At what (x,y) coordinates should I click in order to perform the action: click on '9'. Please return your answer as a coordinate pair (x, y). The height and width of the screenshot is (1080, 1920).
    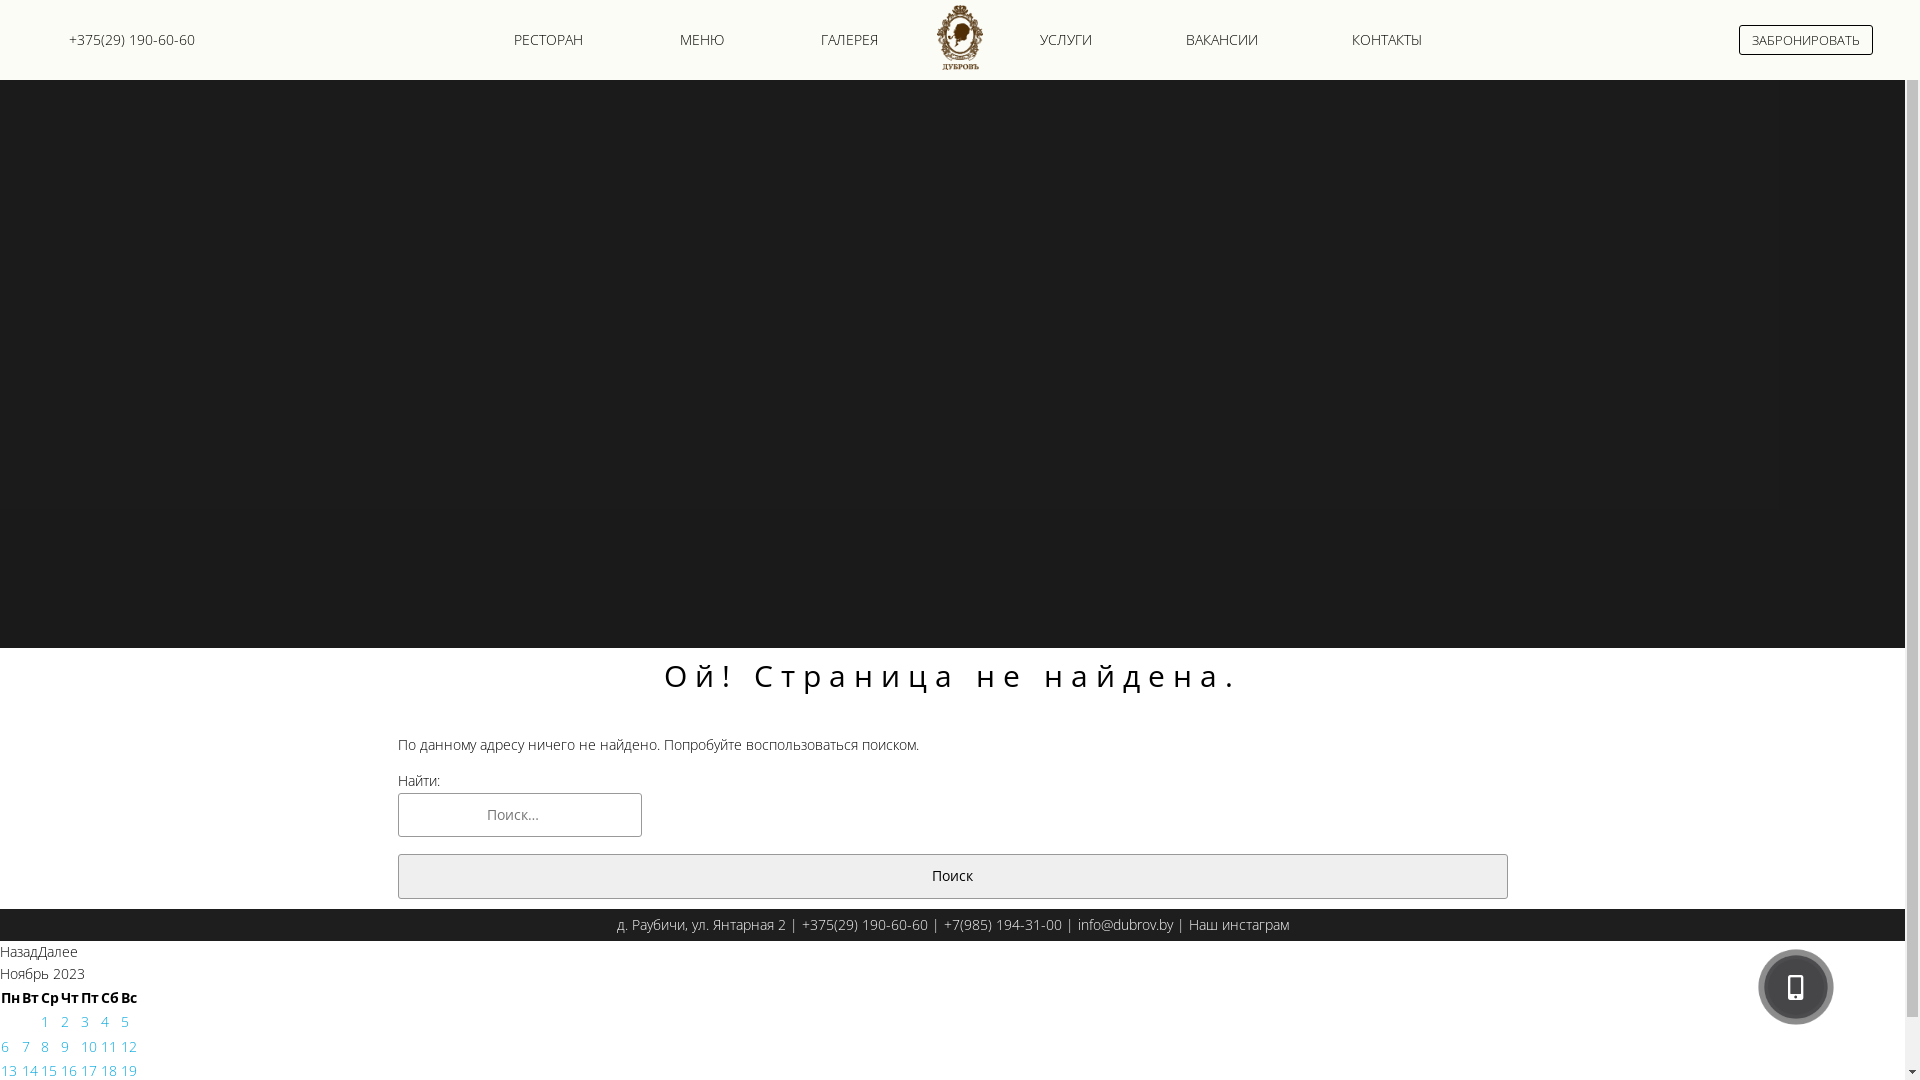
    Looking at the image, I should click on (65, 1045).